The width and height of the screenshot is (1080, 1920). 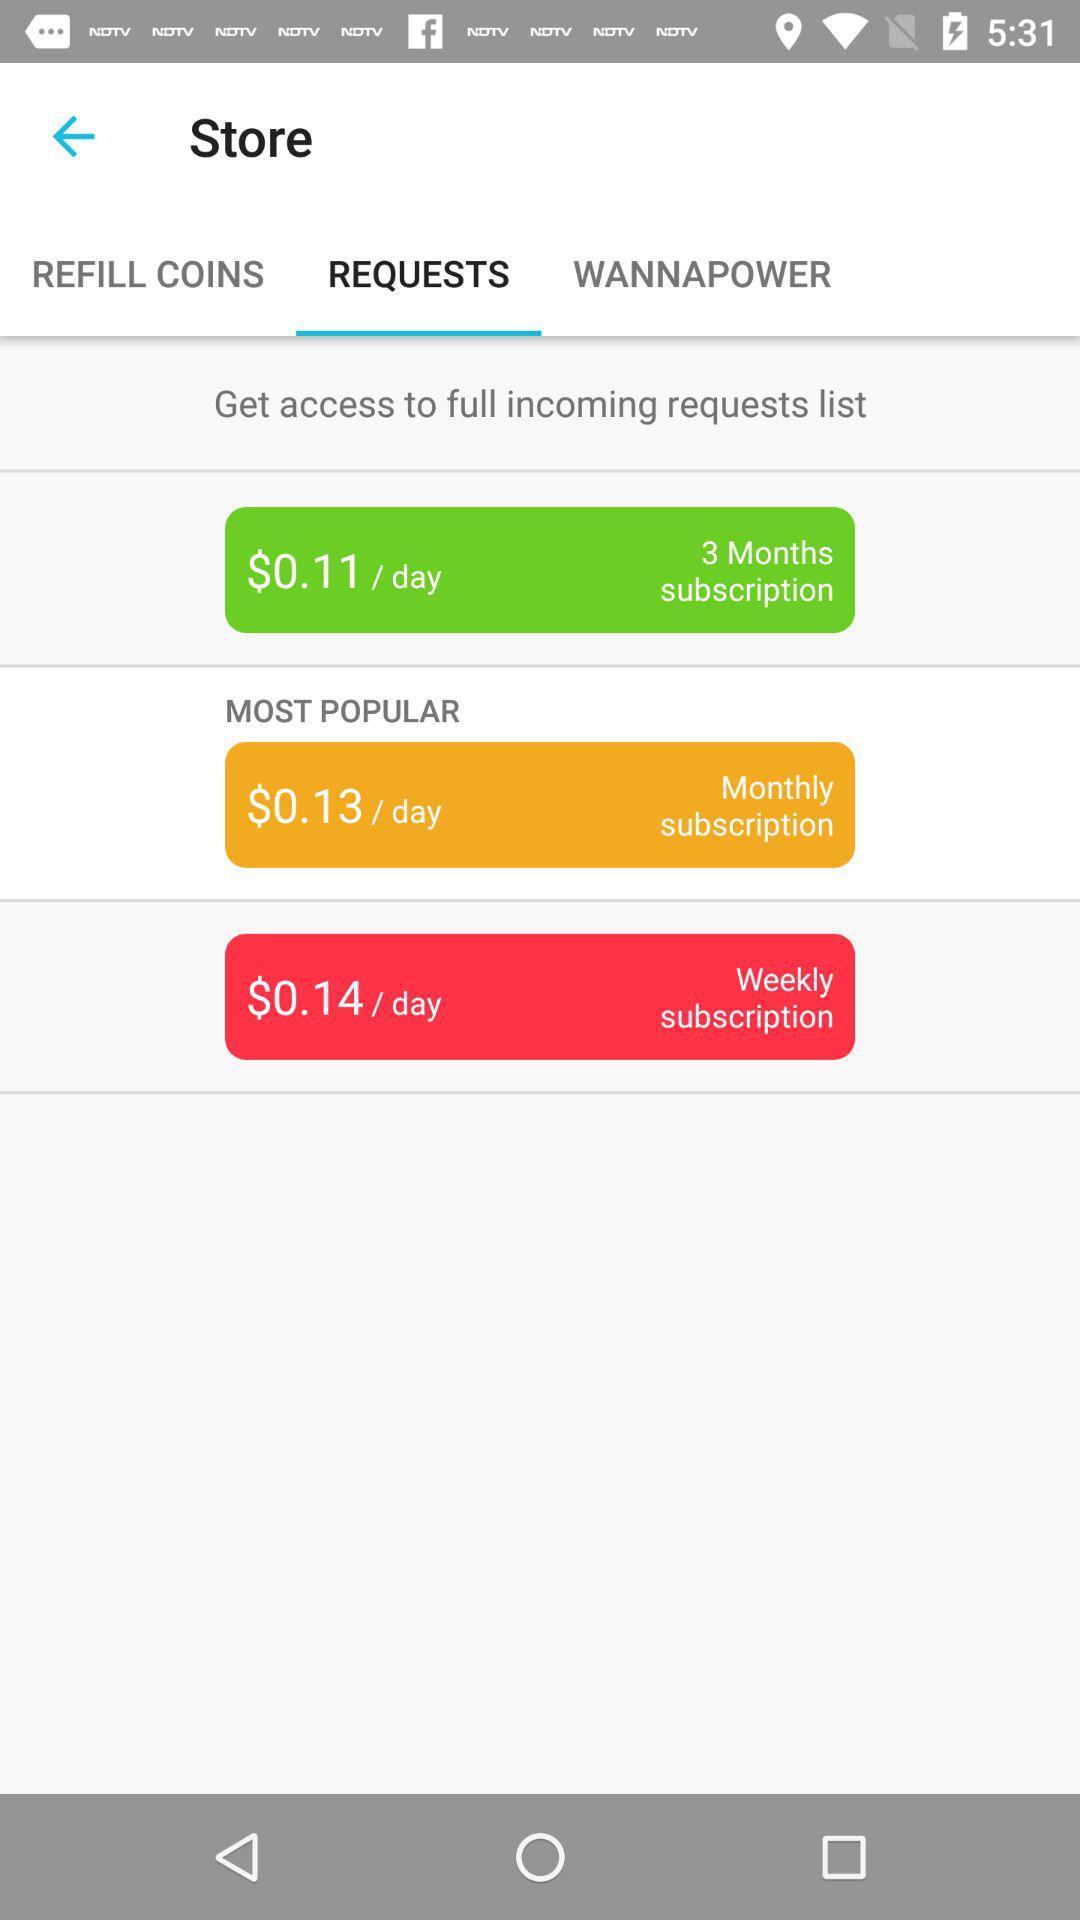 I want to click on the item next to the $0.14 / day, so click(x=715, y=996).